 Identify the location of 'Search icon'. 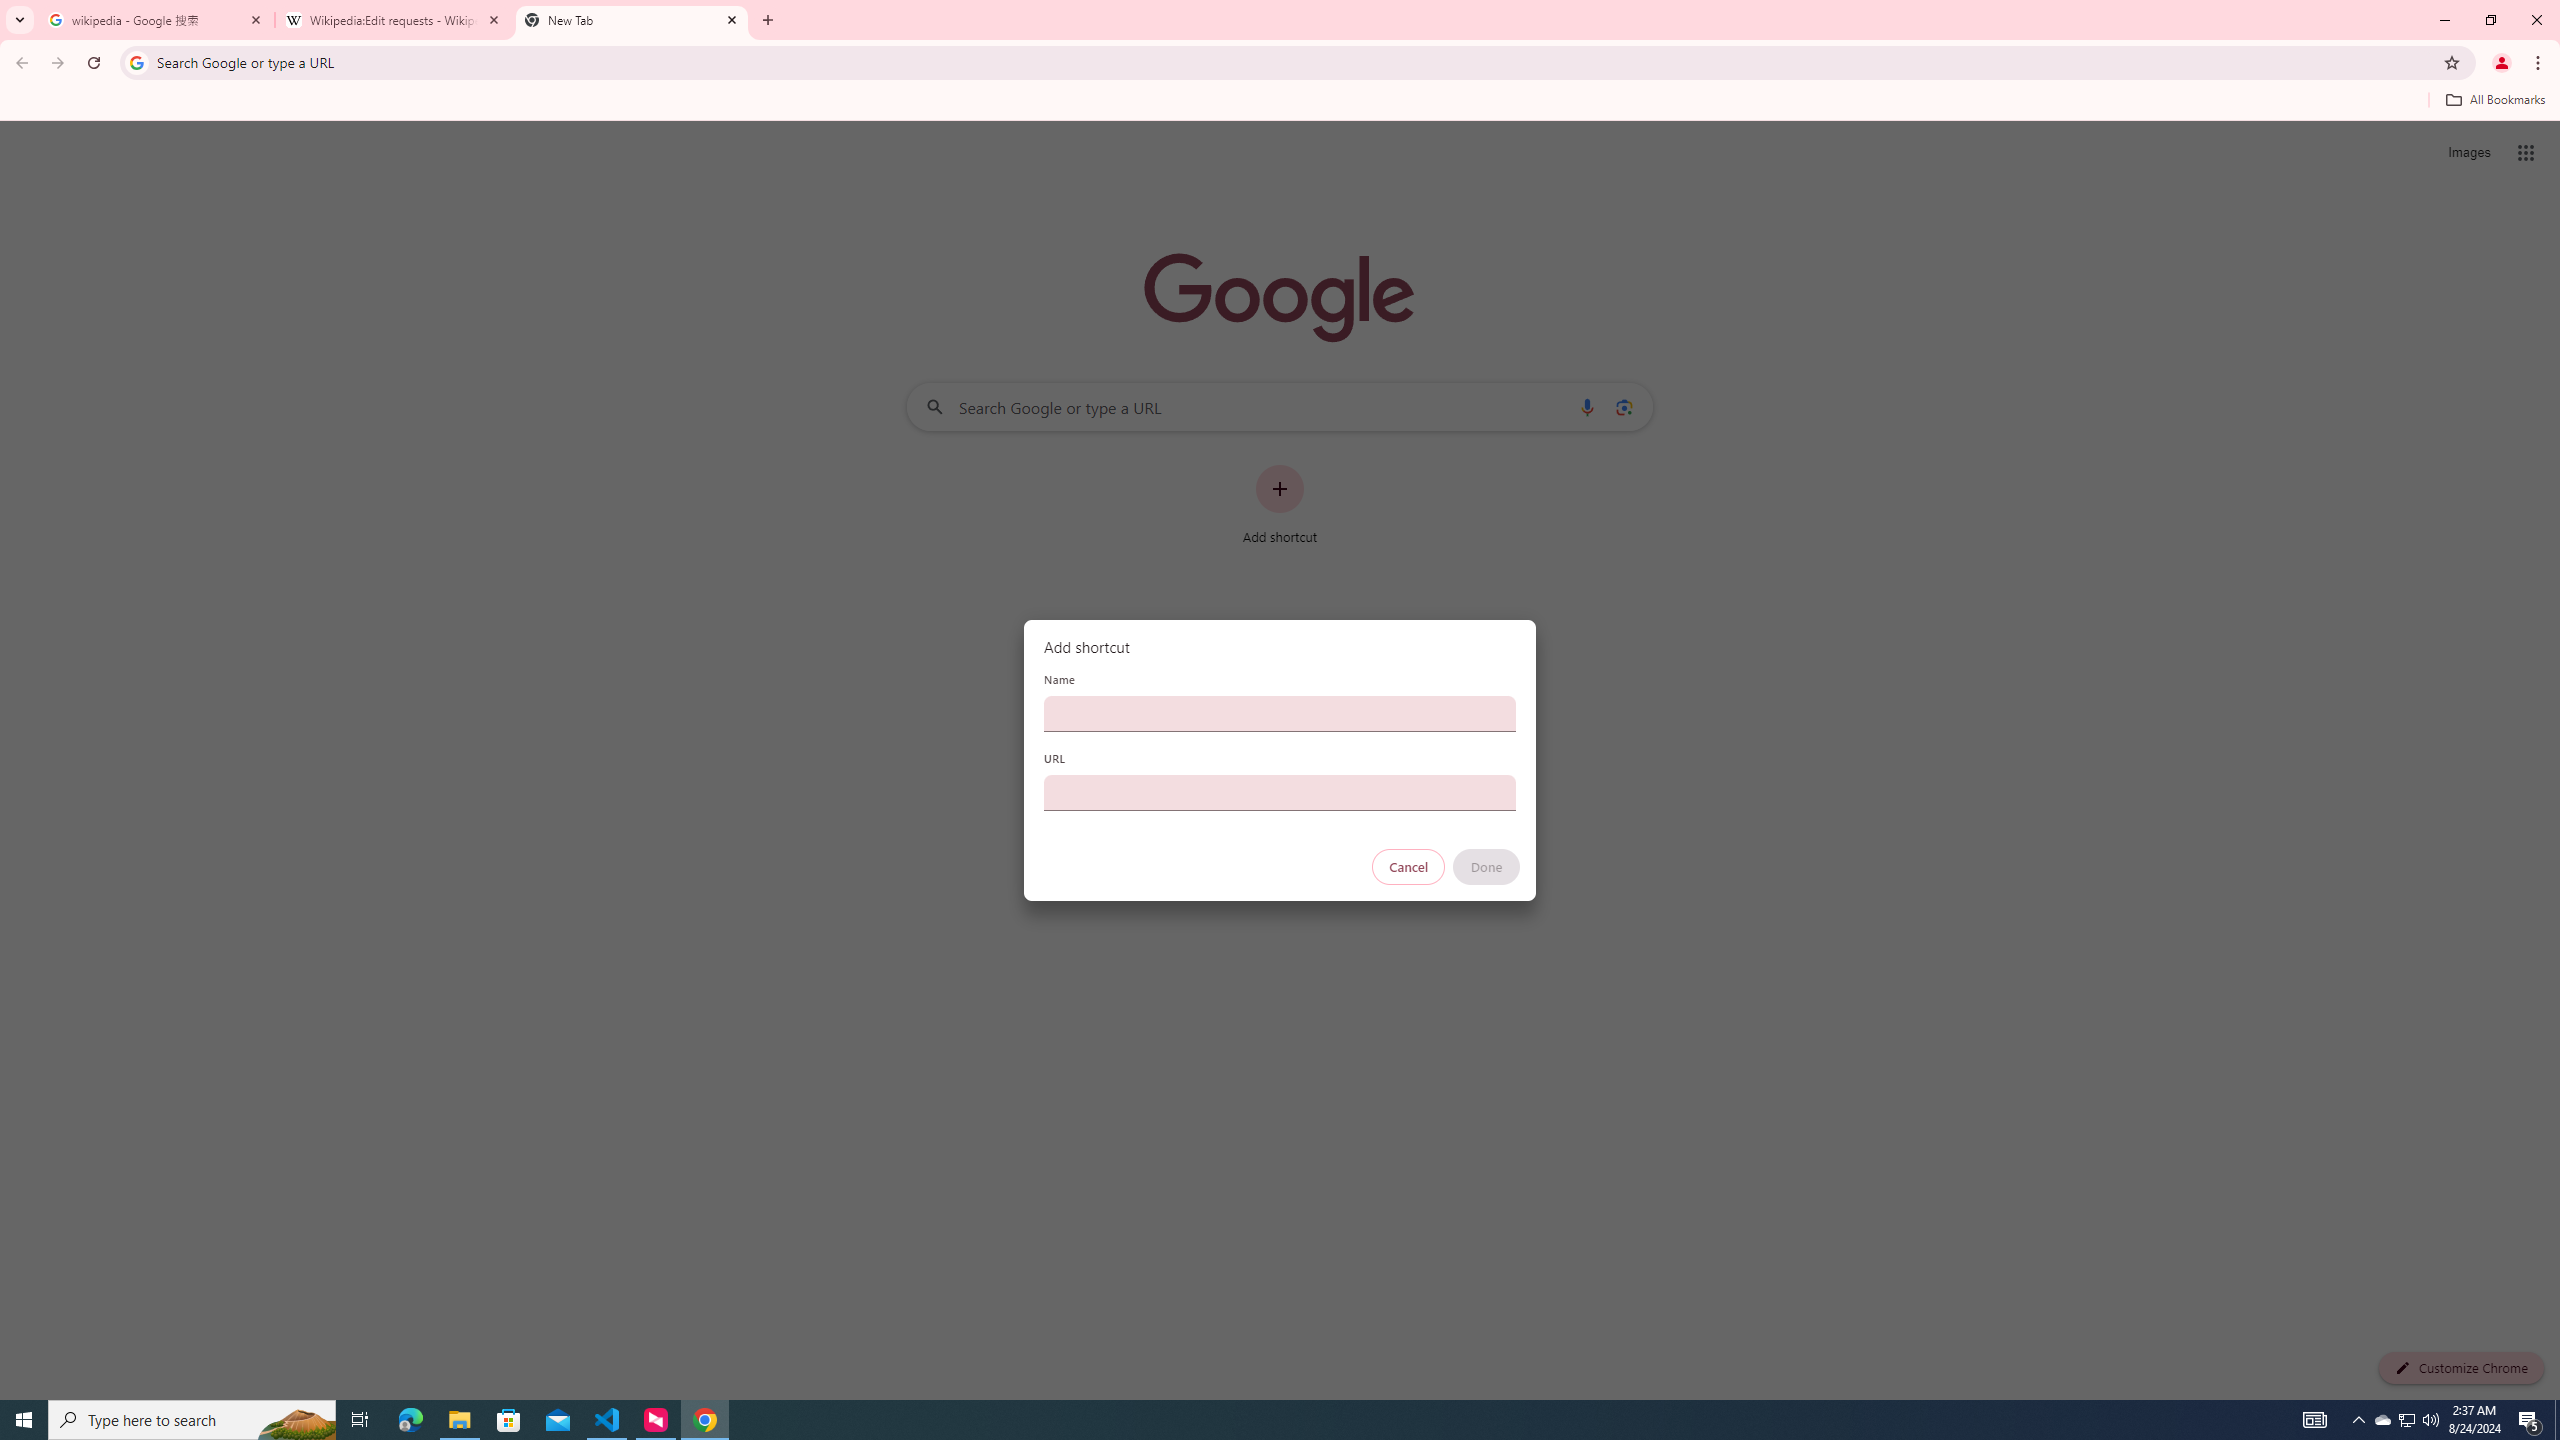
(135, 61).